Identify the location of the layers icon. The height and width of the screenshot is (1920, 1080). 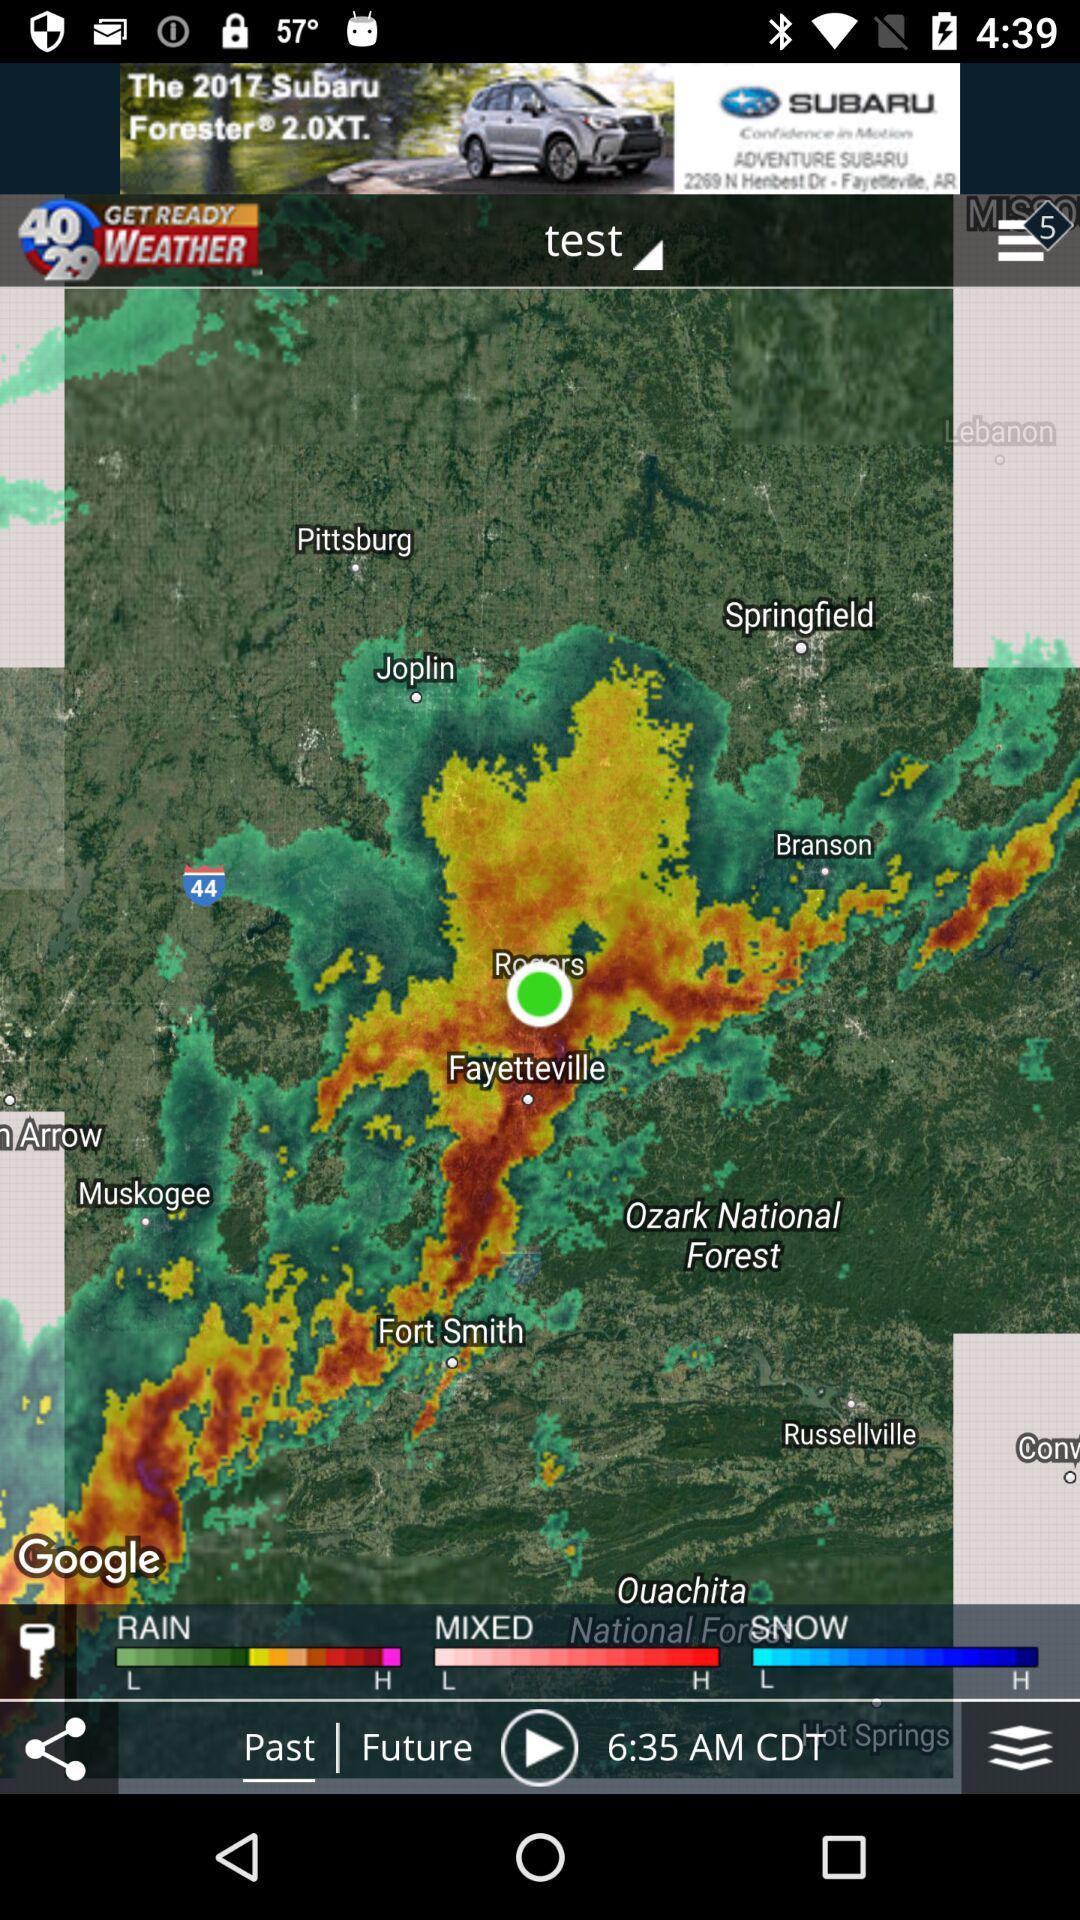
(1020, 1746).